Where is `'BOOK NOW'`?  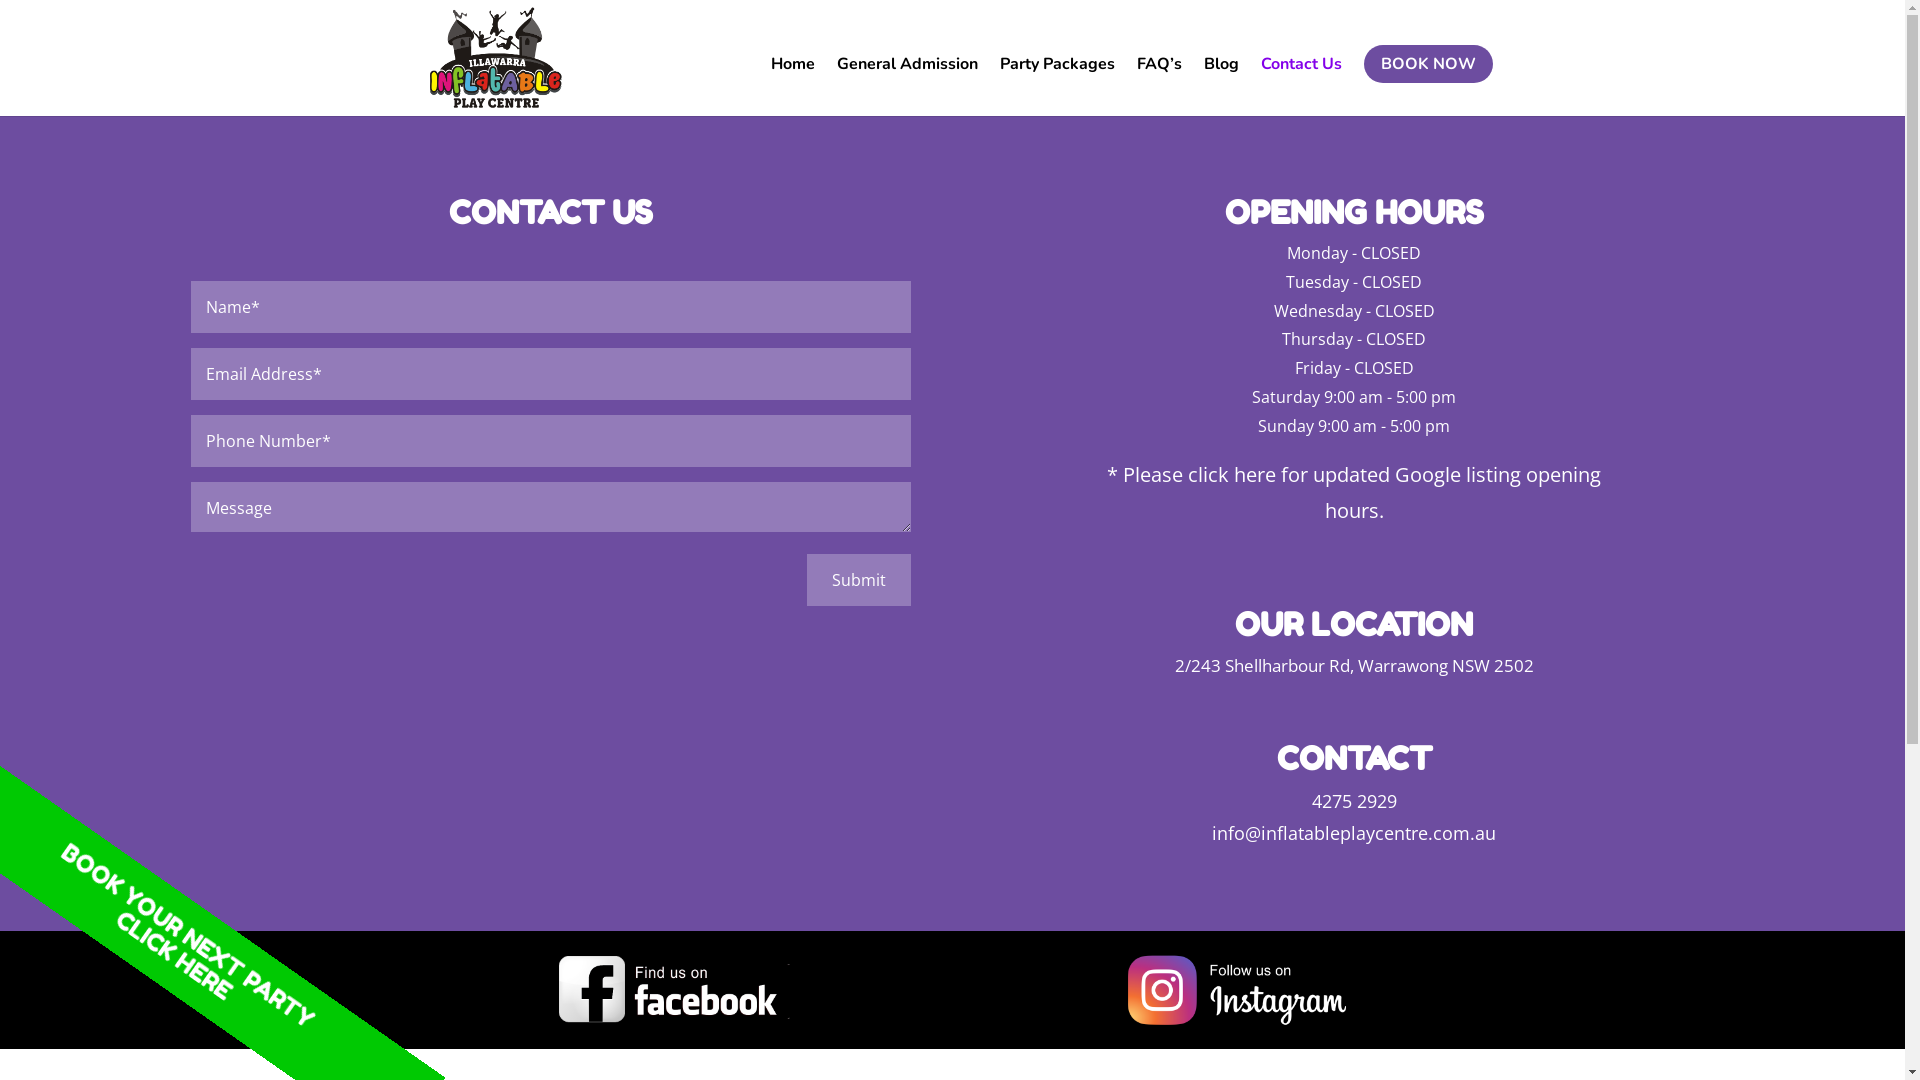
'BOOK NOW' is located at coordinates (1427, 63).